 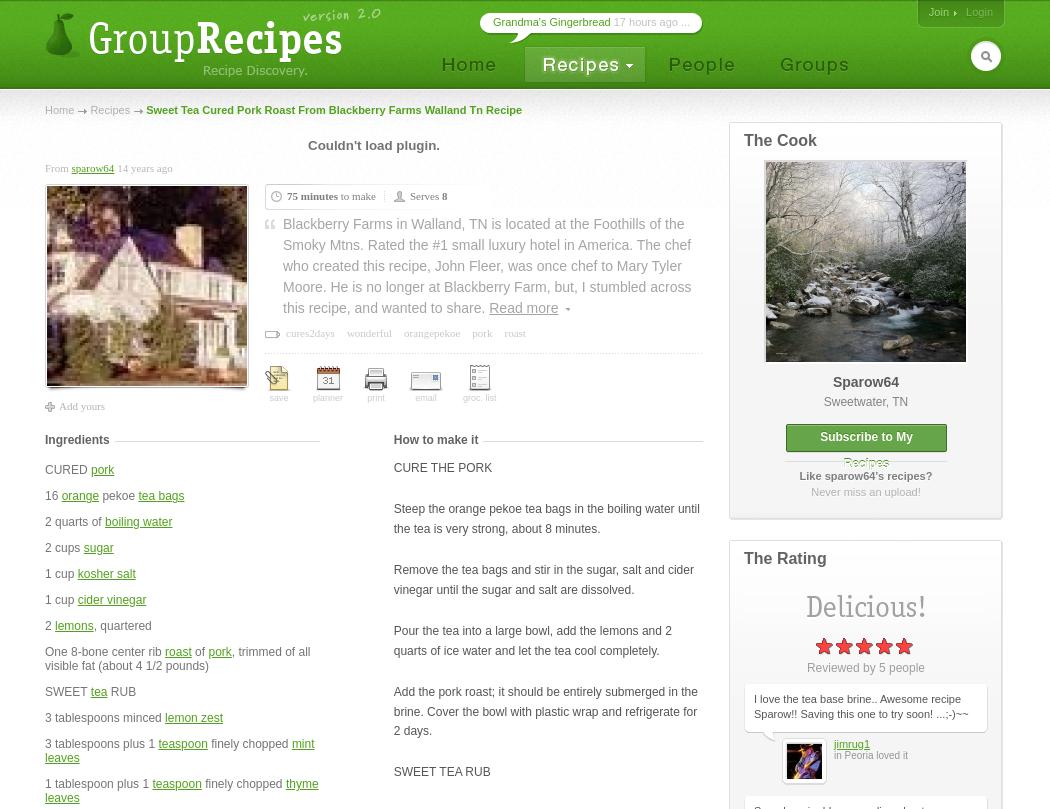 I want to click on '17 hours ago ...', so click(x=648, y=22).